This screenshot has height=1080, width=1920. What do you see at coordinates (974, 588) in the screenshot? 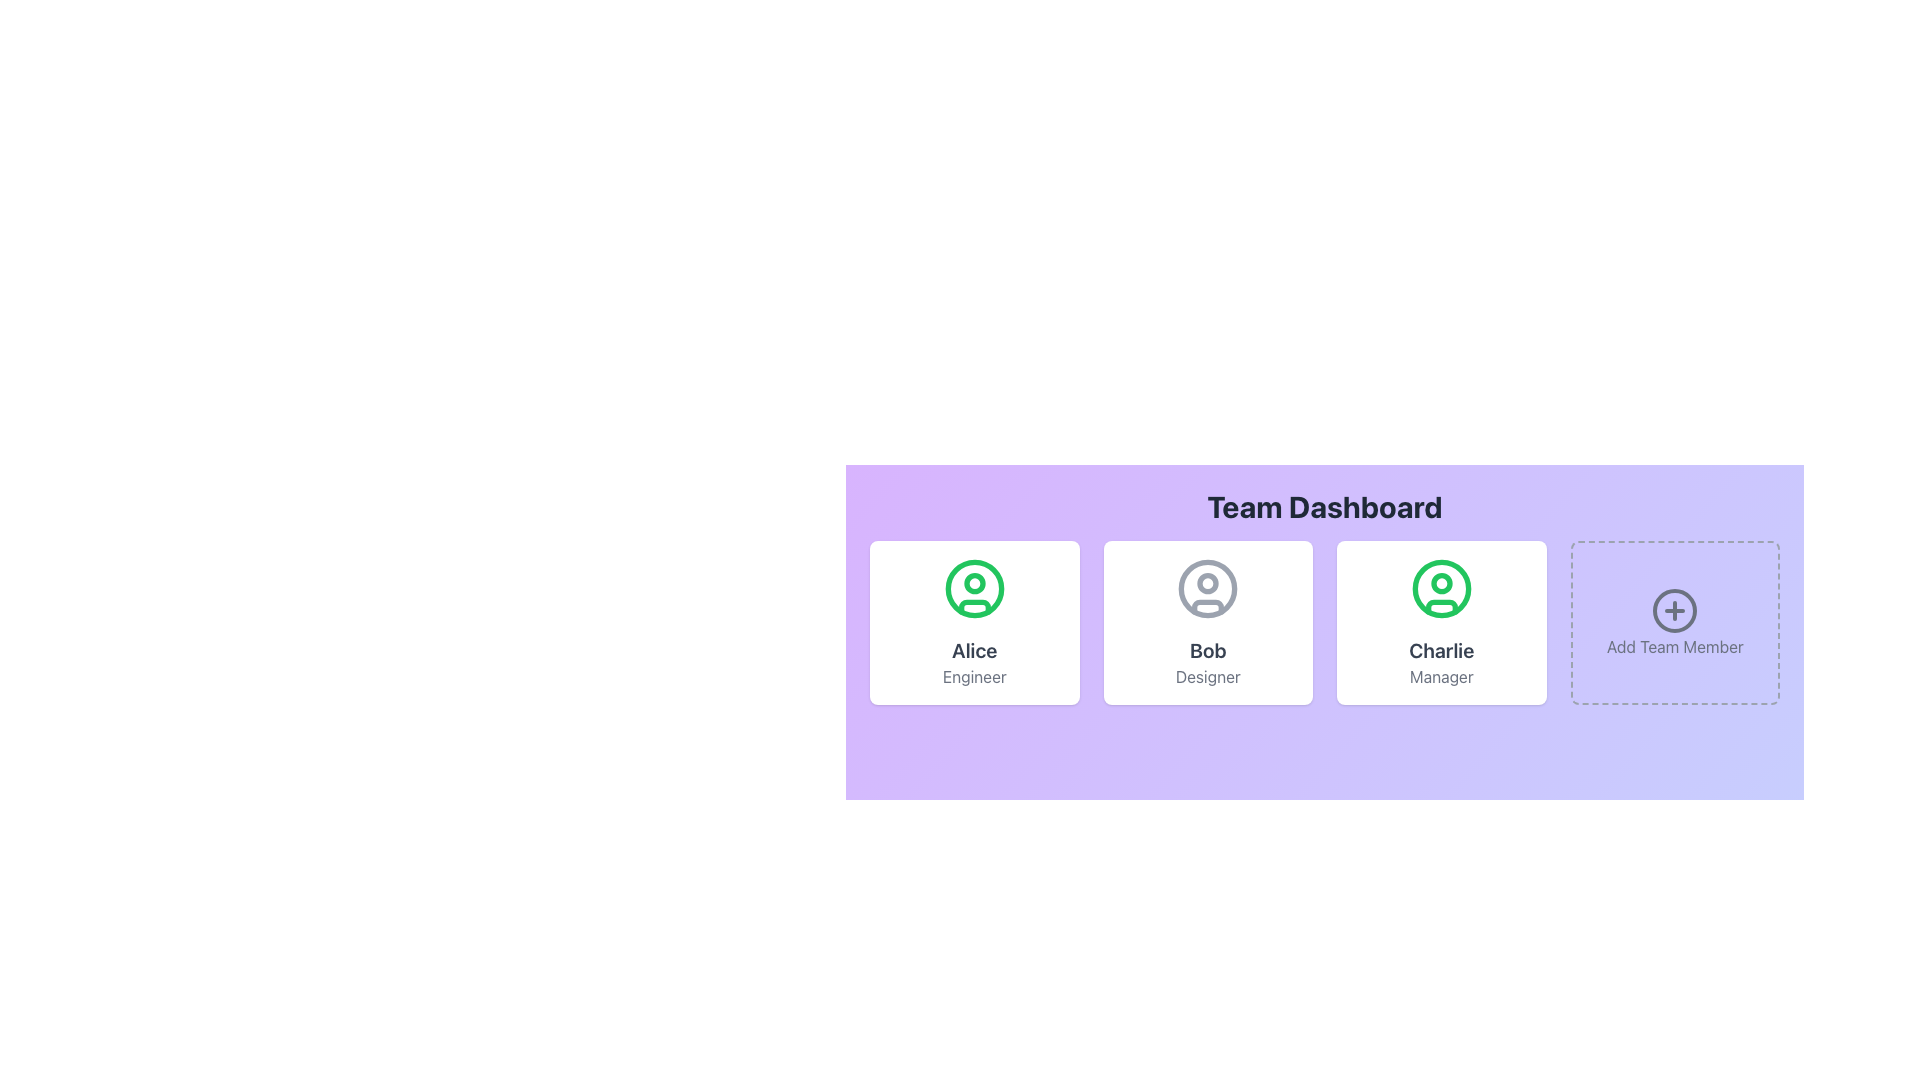
I see `the circular user profile icon with a green outline, which is positioned at the top center of the user card associated with 'Alice' and 'Engineer'` at bounding box center [974, 588].